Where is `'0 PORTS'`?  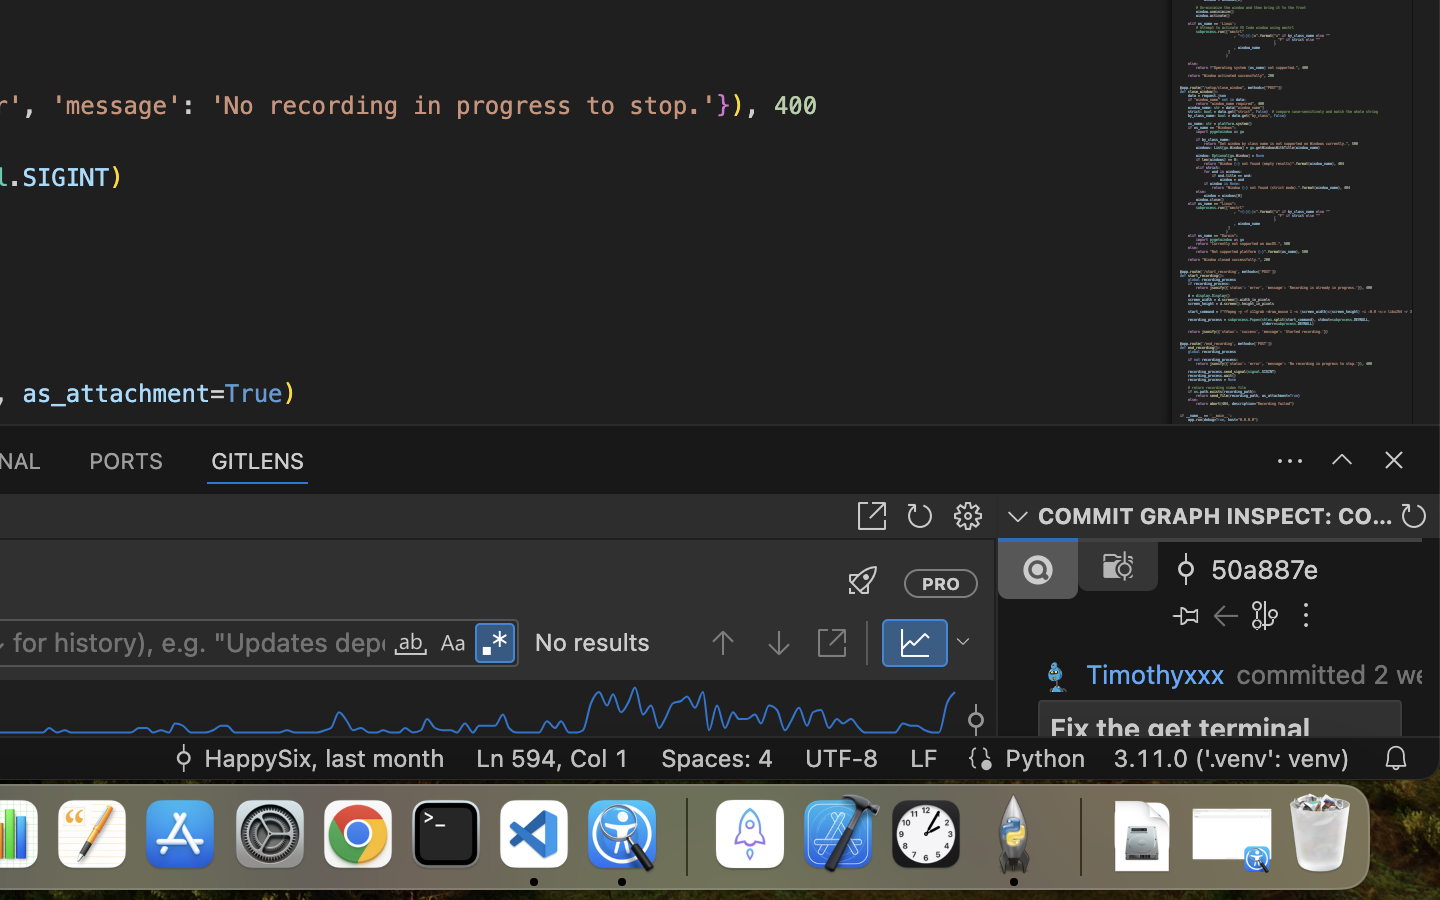
'0 PORTS' is located at coordinates (126, 458).